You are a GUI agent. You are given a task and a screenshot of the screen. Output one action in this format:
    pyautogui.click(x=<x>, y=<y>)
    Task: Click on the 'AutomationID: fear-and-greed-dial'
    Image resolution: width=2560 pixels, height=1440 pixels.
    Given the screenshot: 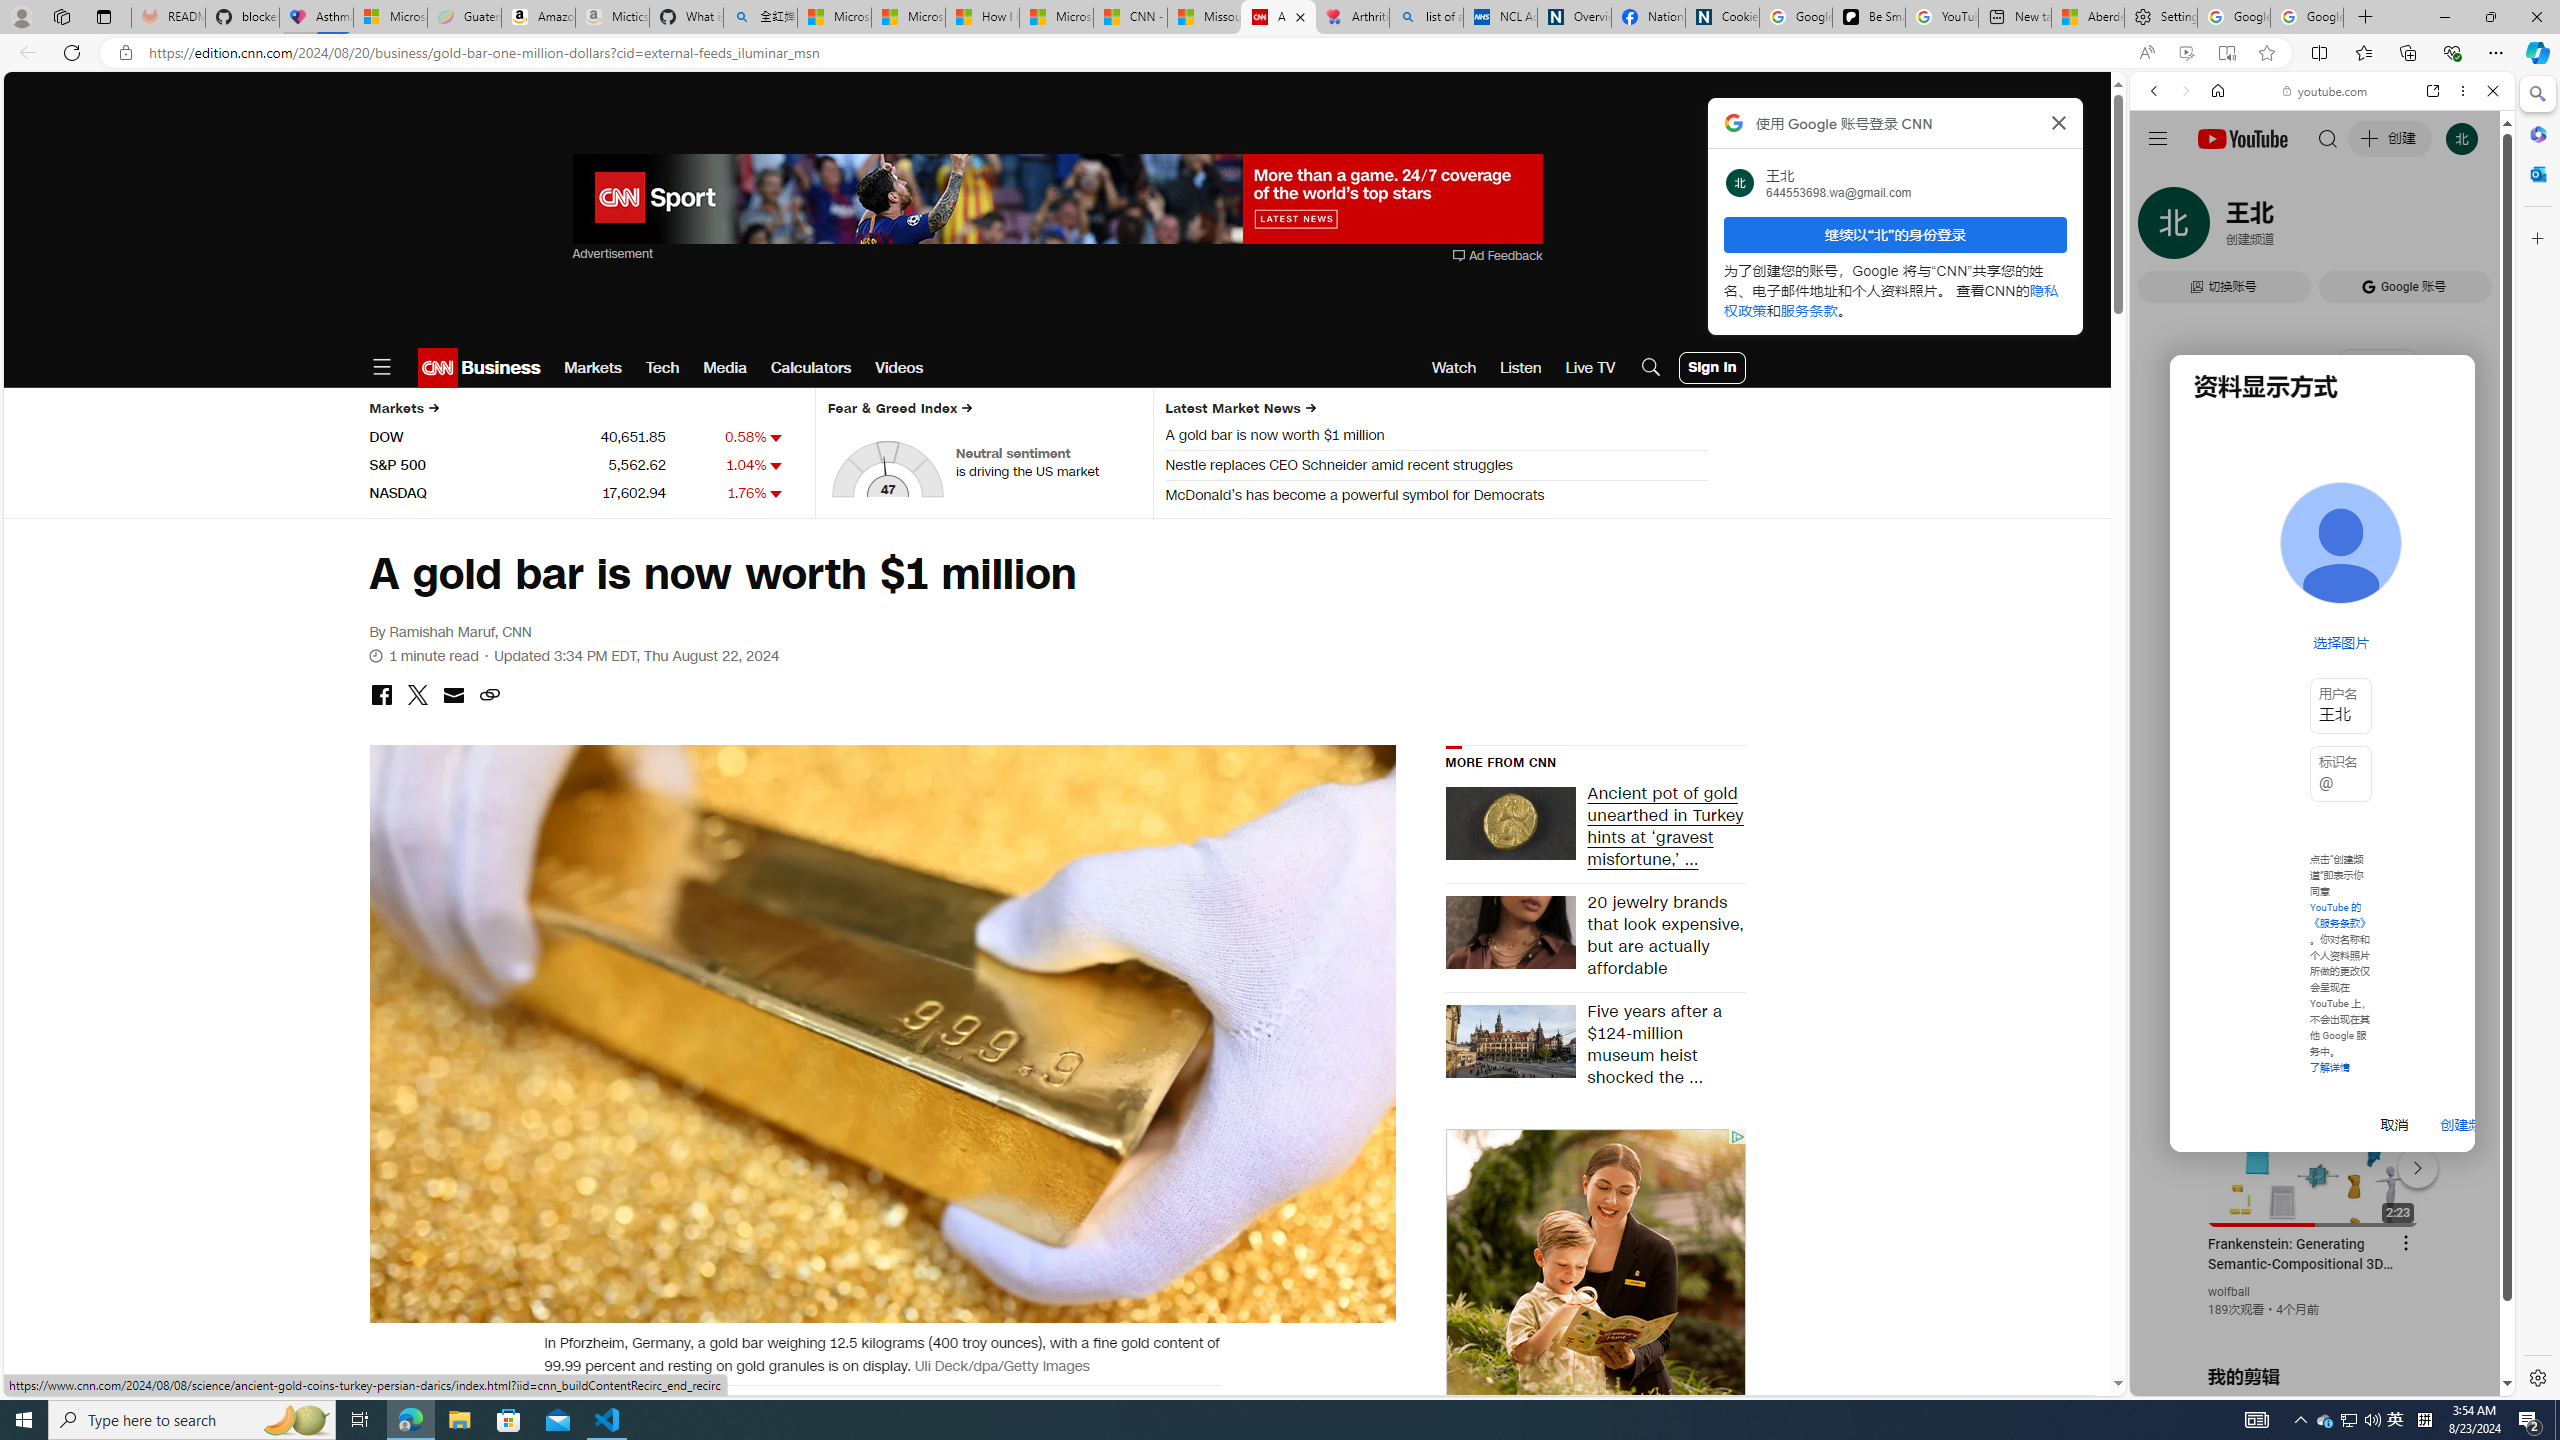 What is the action you would take?
    pyautogui.click(x=886, y=467)
    